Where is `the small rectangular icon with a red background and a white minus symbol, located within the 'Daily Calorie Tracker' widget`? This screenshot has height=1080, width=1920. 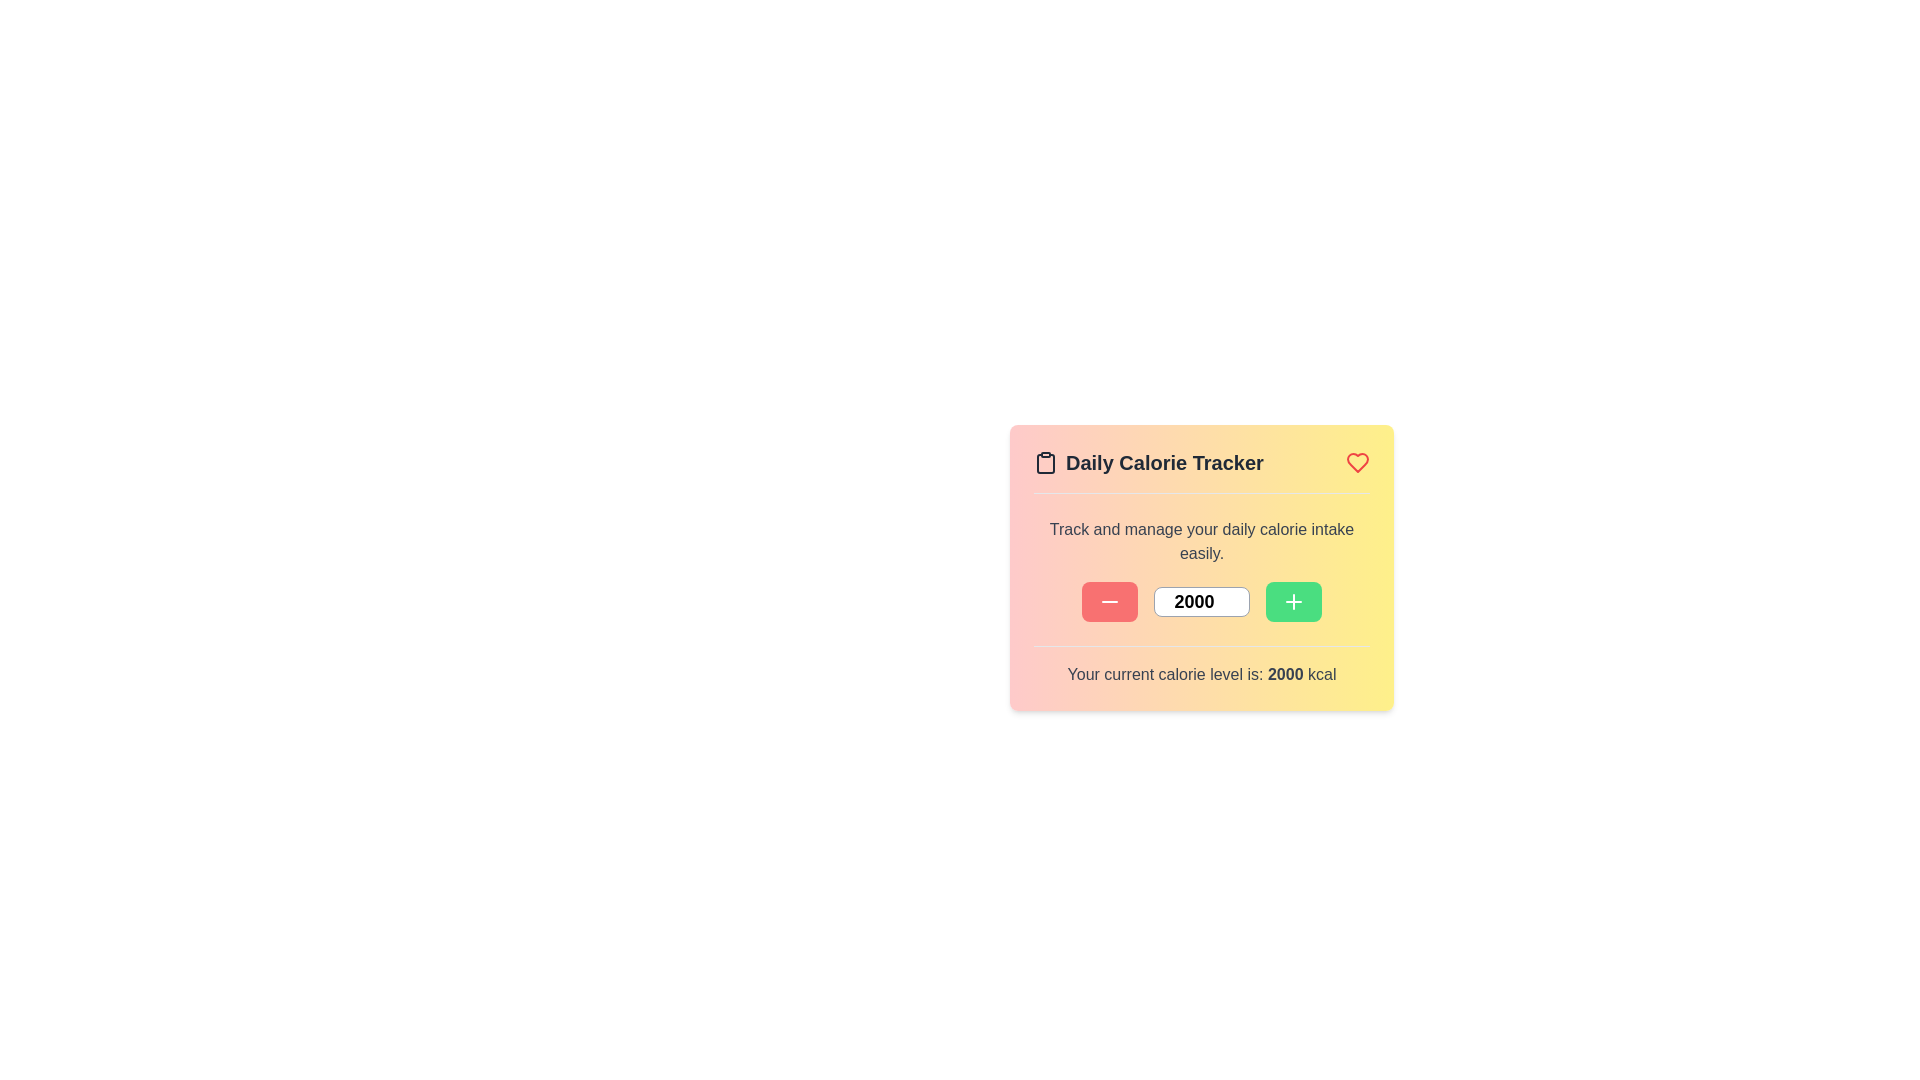
the small rectangular icon with a red background and a white minus symbol, located within the 'Daily Calorie Tracker' widget is located at coordinates (1108, 600).